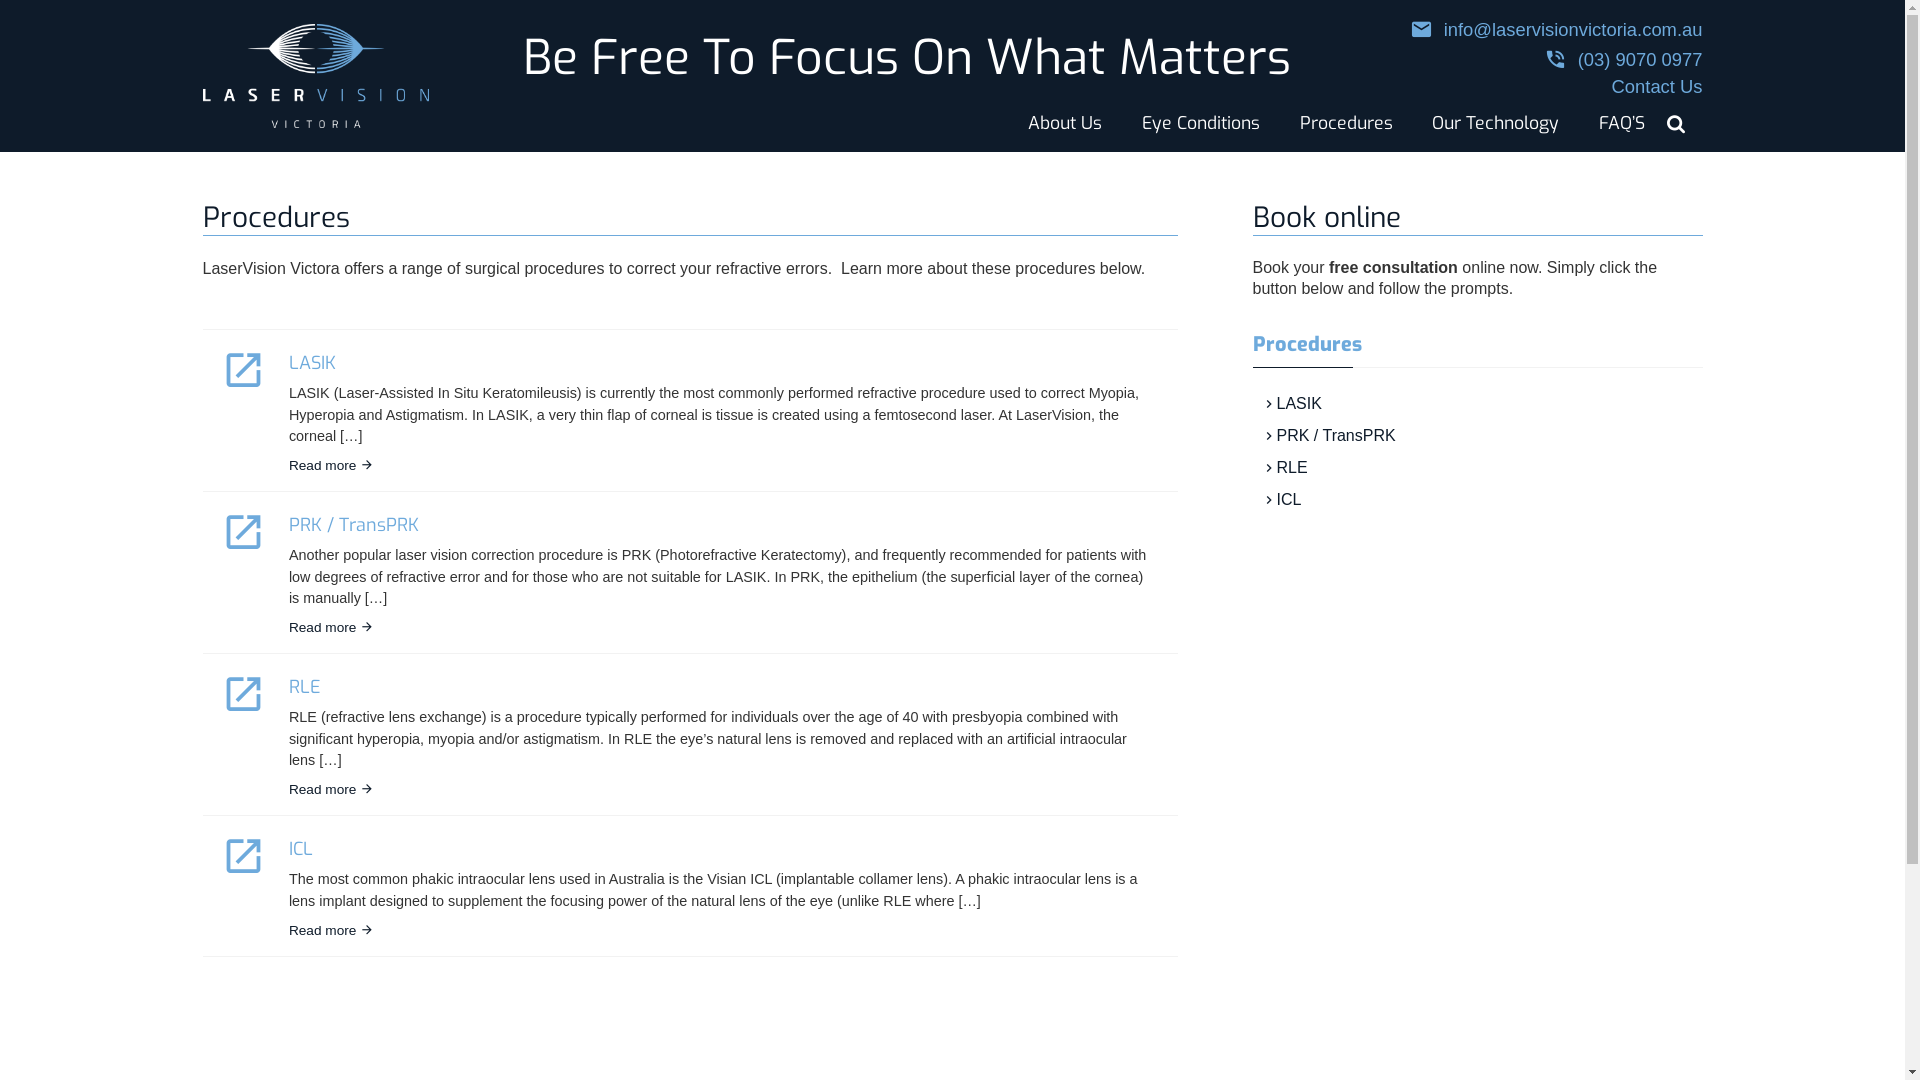 The width and height of the screenshot is (1920, 1080). I want to click on 'RLE', so click(304, 685).